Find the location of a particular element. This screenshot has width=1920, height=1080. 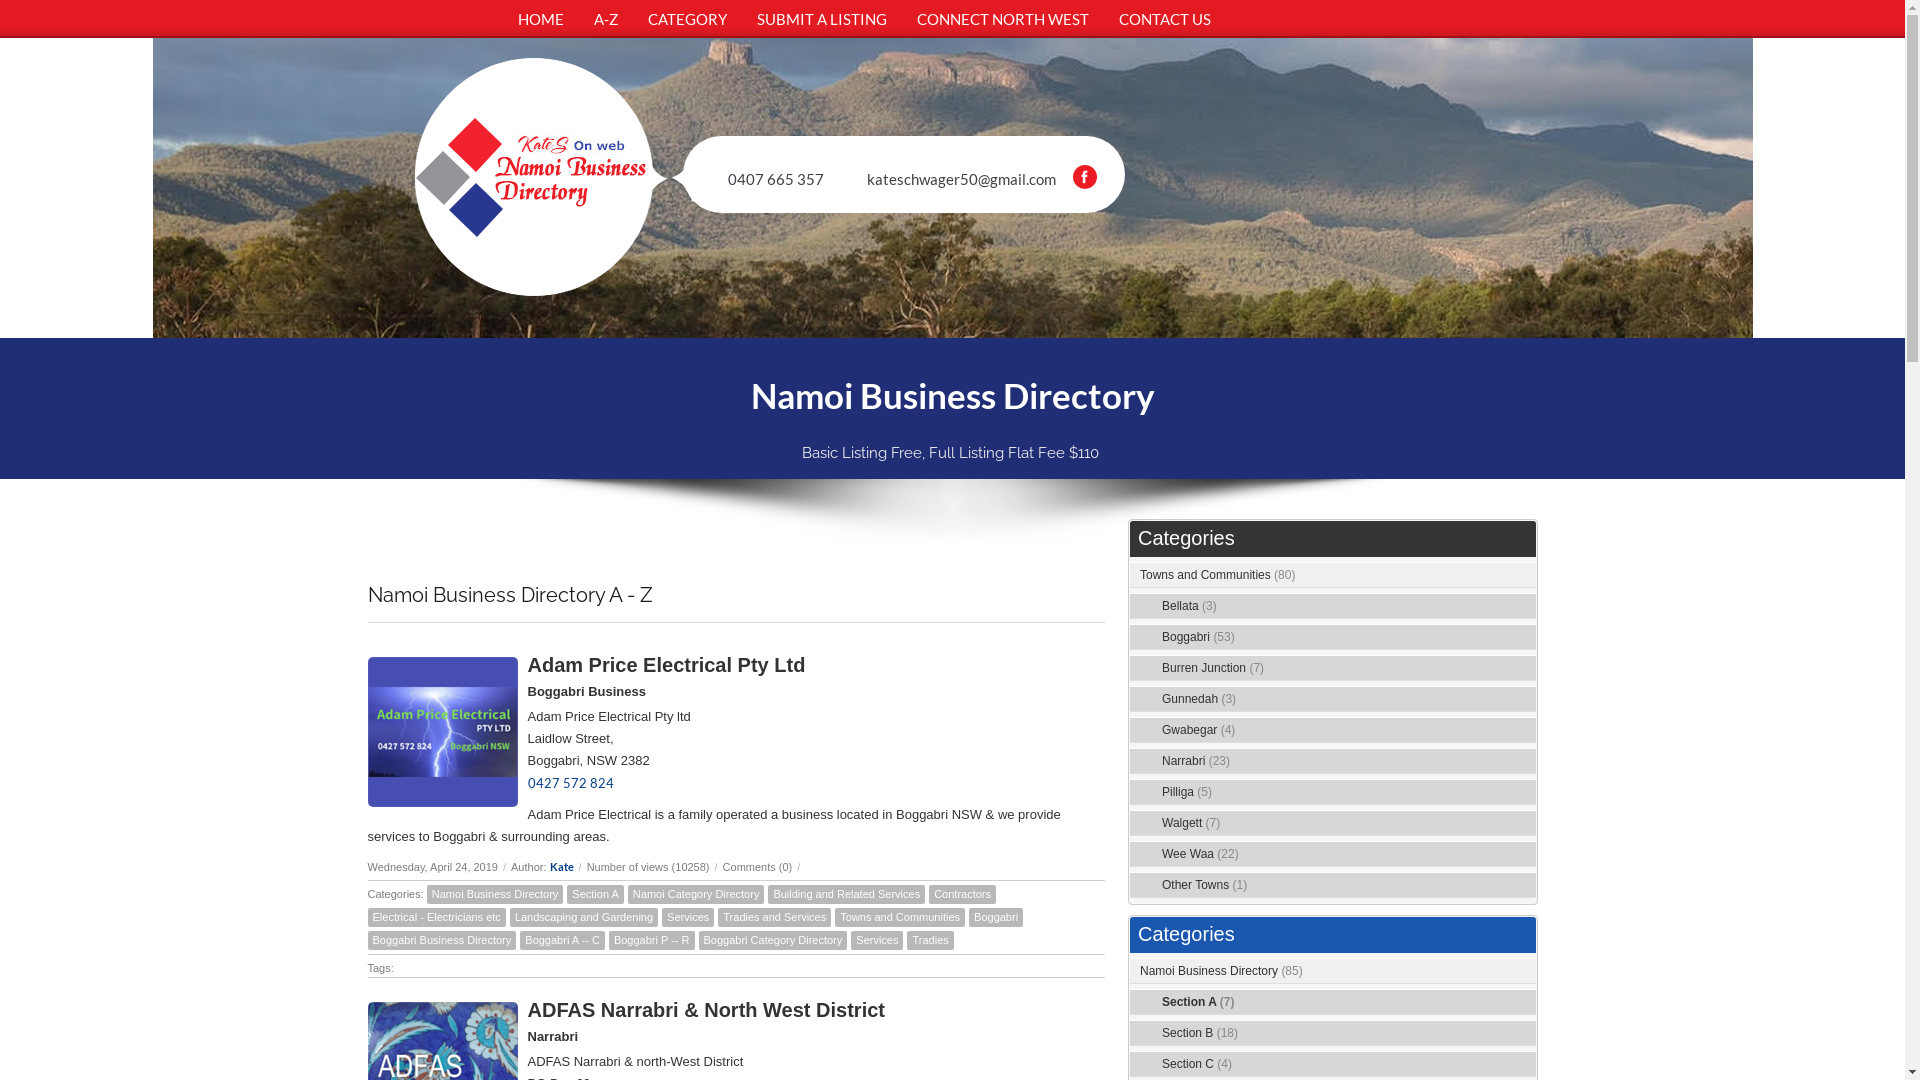

'A-Z' is located at coordinates (603, 19).